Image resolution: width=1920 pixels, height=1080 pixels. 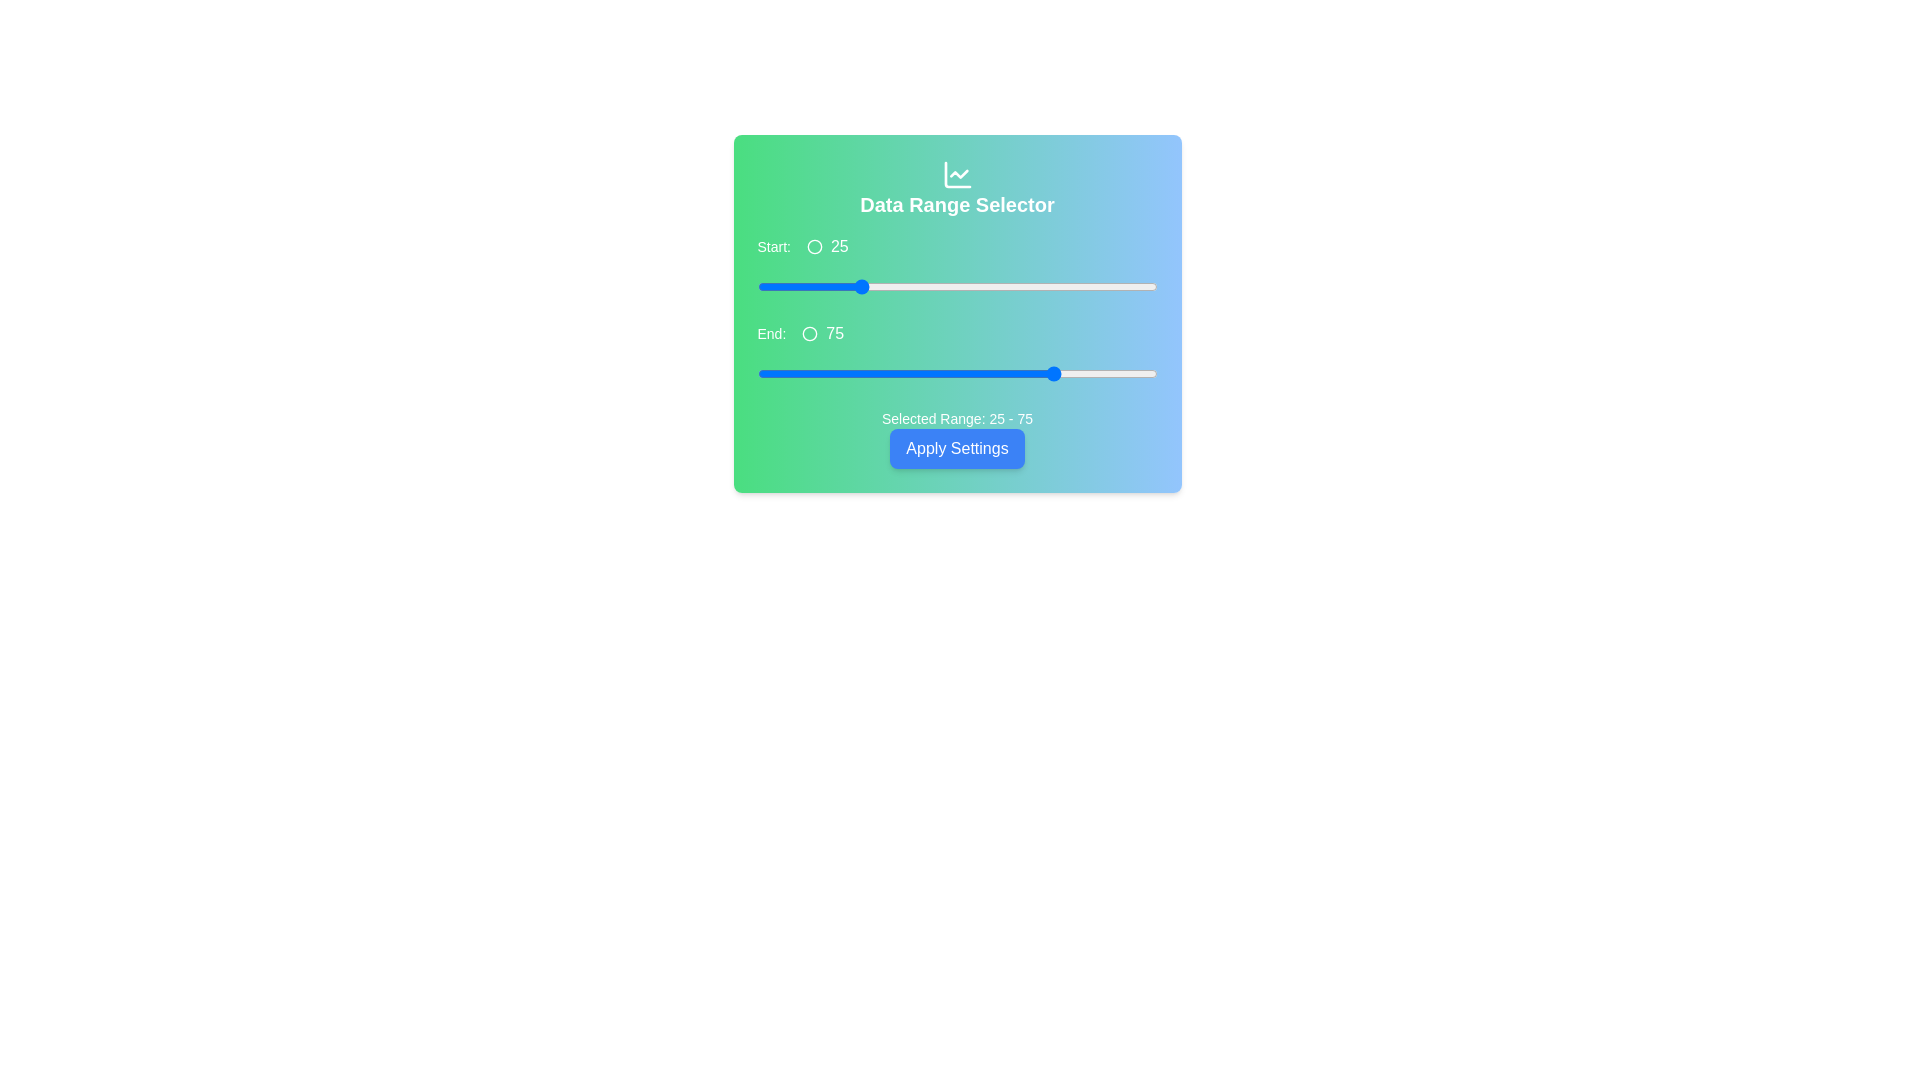 What do you see at coordinates (815, 245) in the screenshot?
I see `the circular icon with a thin border and white background, which is the inner circle of an SVG structure located on the left side of the interface, near textual labels and input fields` at bounding box center [815, 245].